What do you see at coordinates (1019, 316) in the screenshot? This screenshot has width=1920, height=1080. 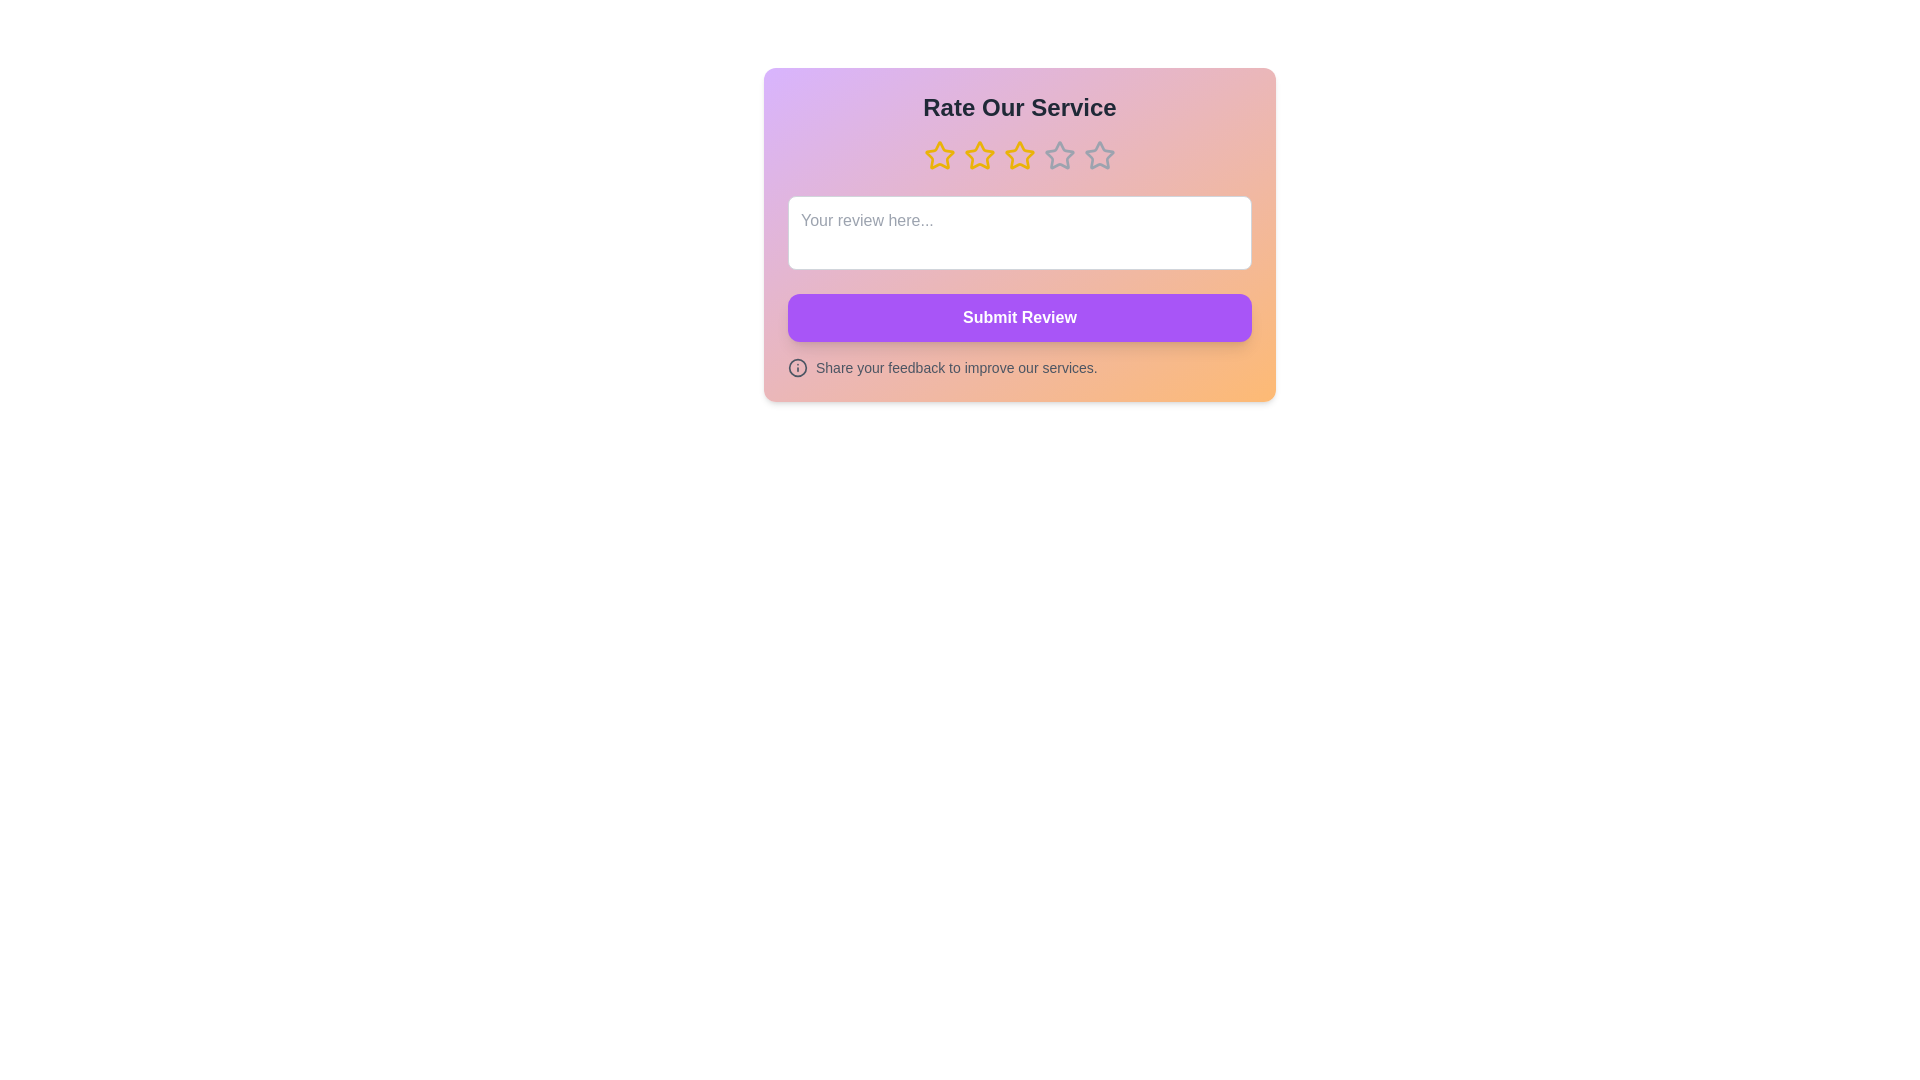 I see `the 'Submit Review' button with a purple background and rounded corners` at bounding box center [1019, 316].